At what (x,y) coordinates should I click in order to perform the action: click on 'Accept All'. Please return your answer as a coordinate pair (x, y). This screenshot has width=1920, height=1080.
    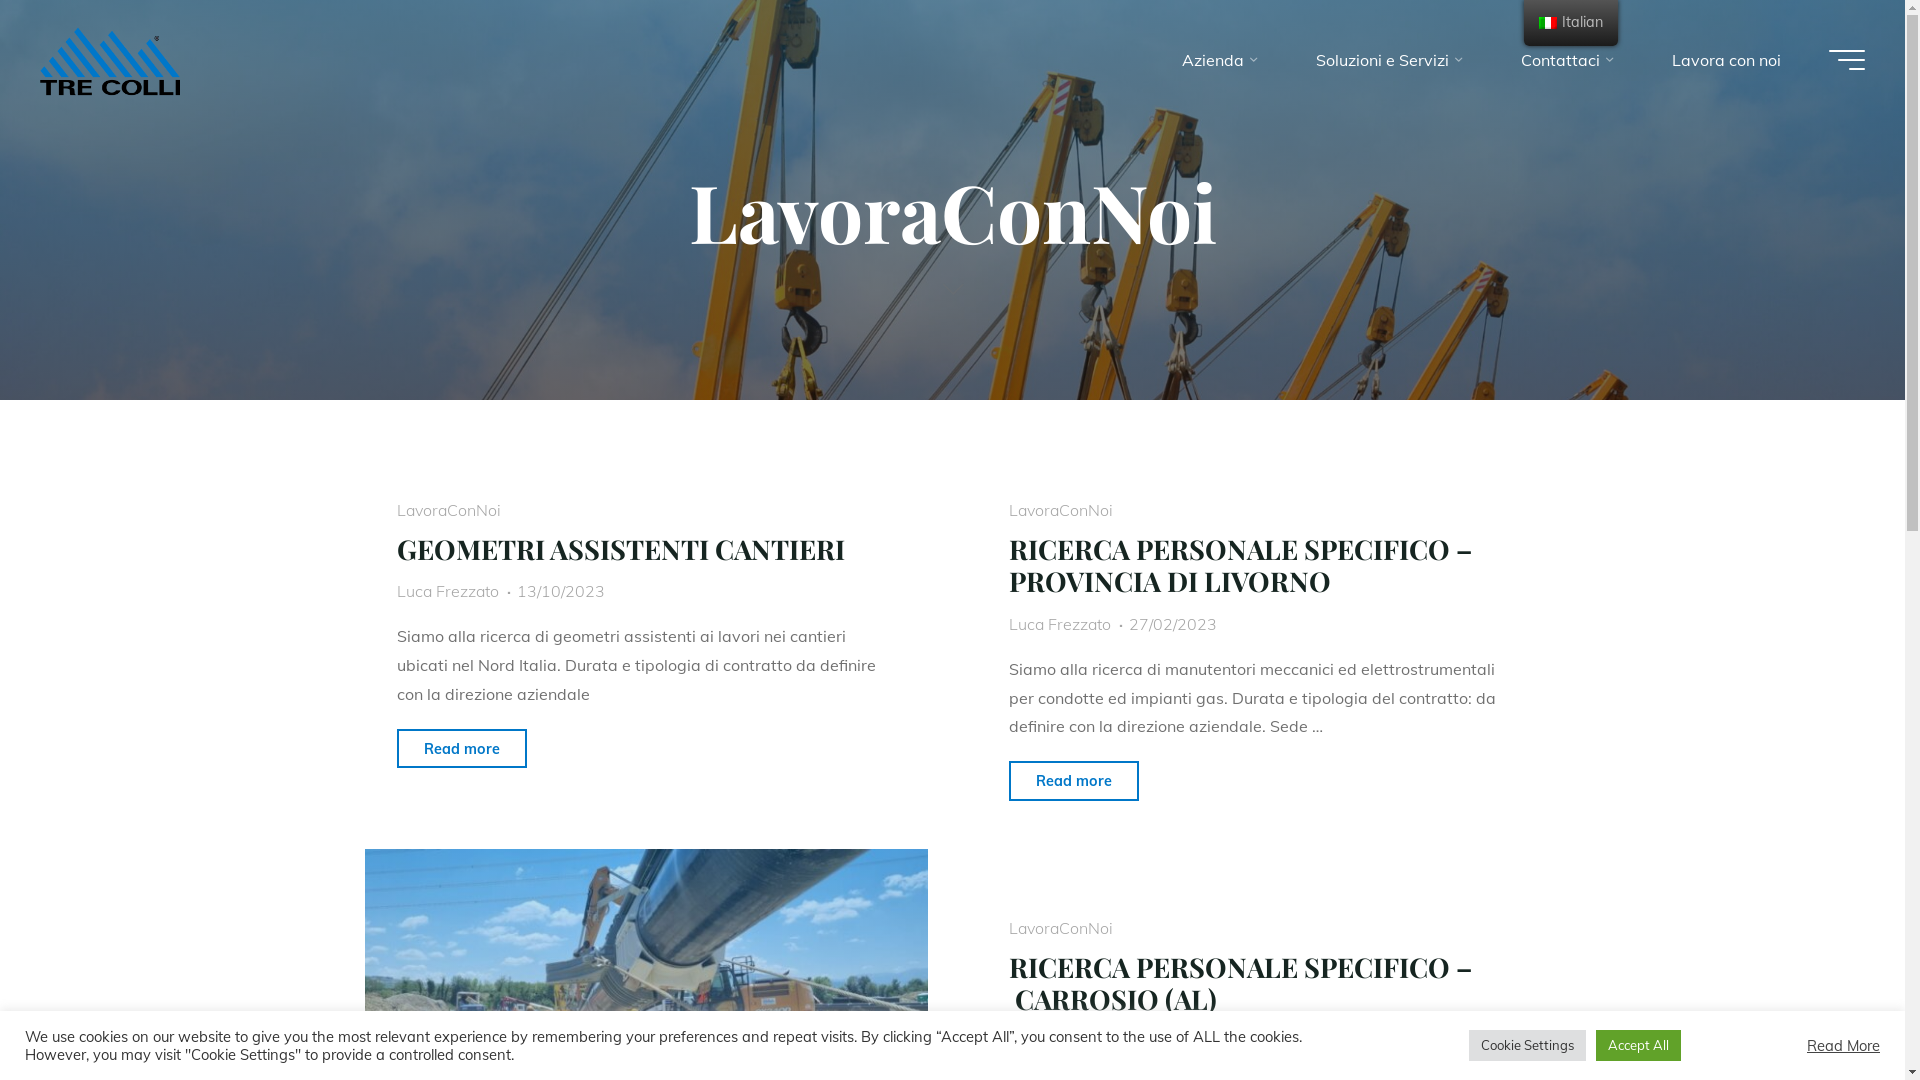
    Looking at the image, I should click on (1638, 1044).